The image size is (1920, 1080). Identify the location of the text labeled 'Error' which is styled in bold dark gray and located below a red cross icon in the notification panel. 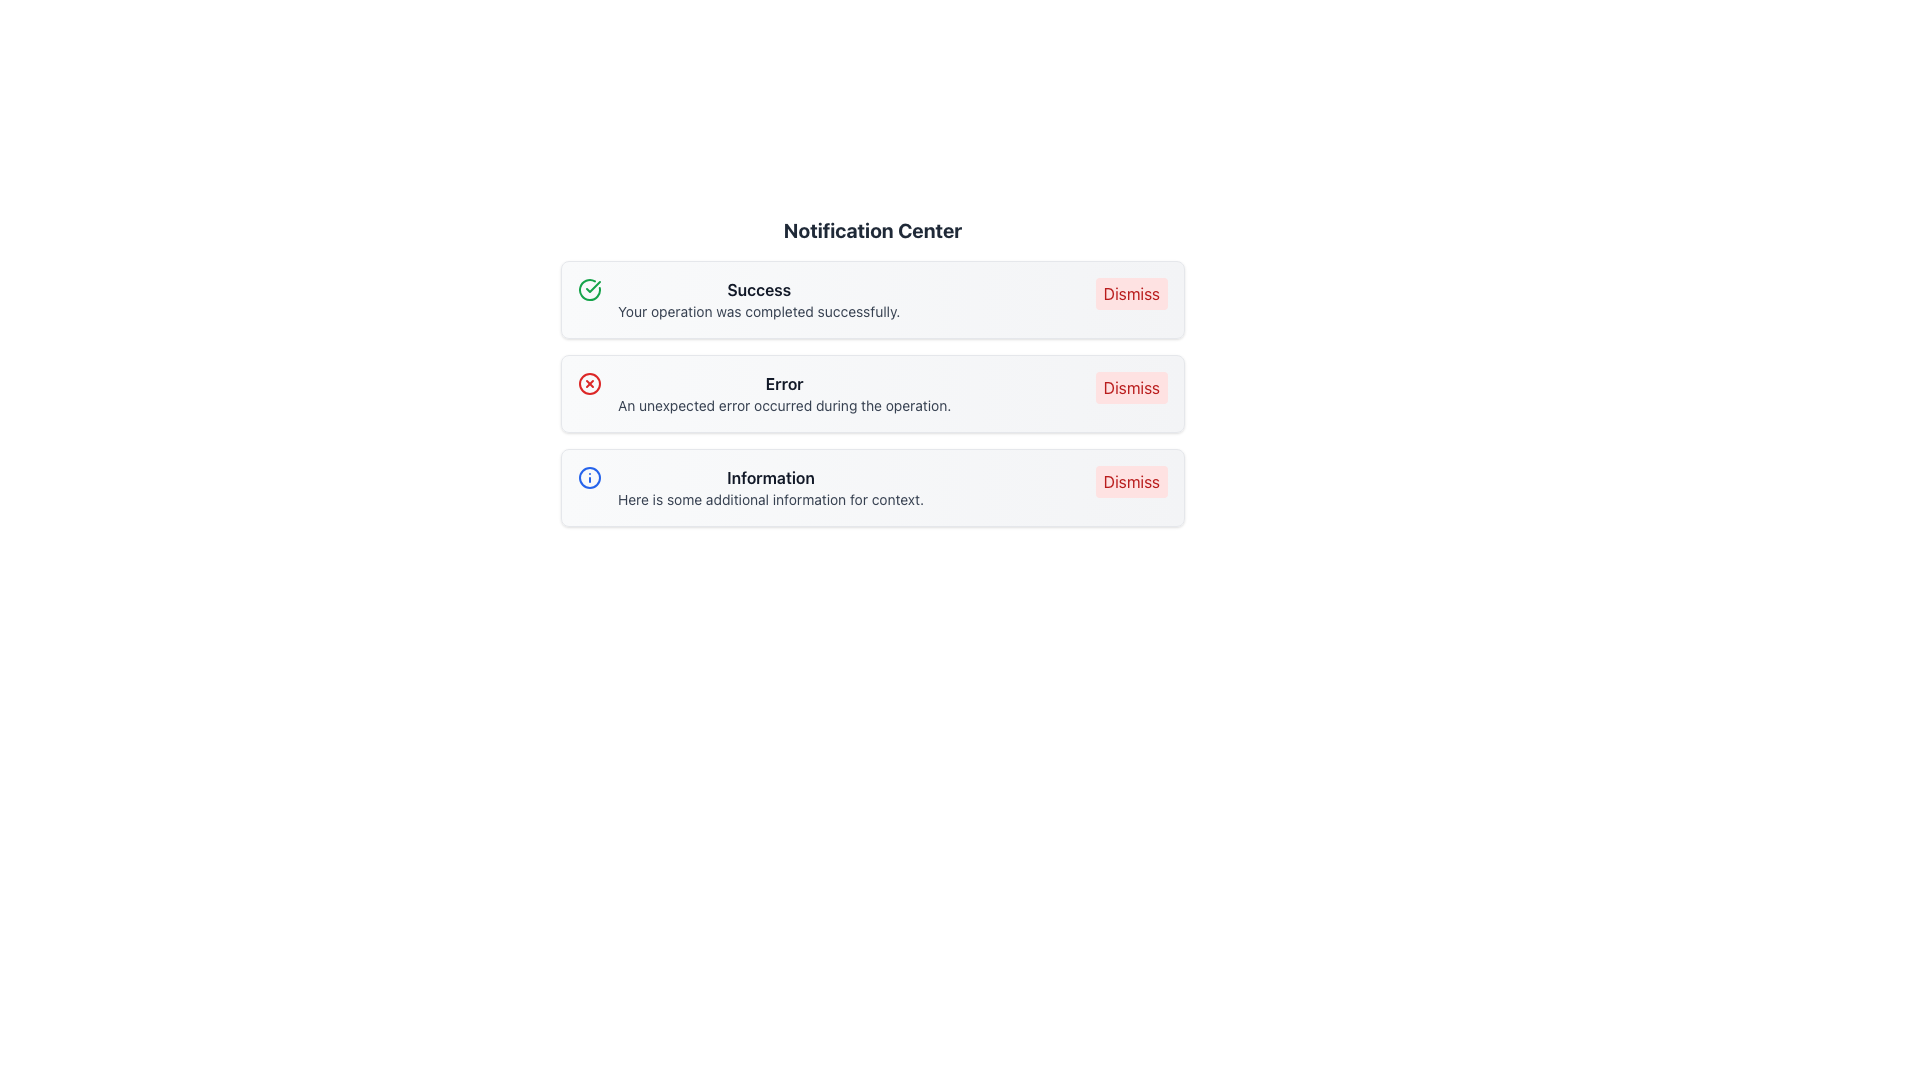
(783, 384).